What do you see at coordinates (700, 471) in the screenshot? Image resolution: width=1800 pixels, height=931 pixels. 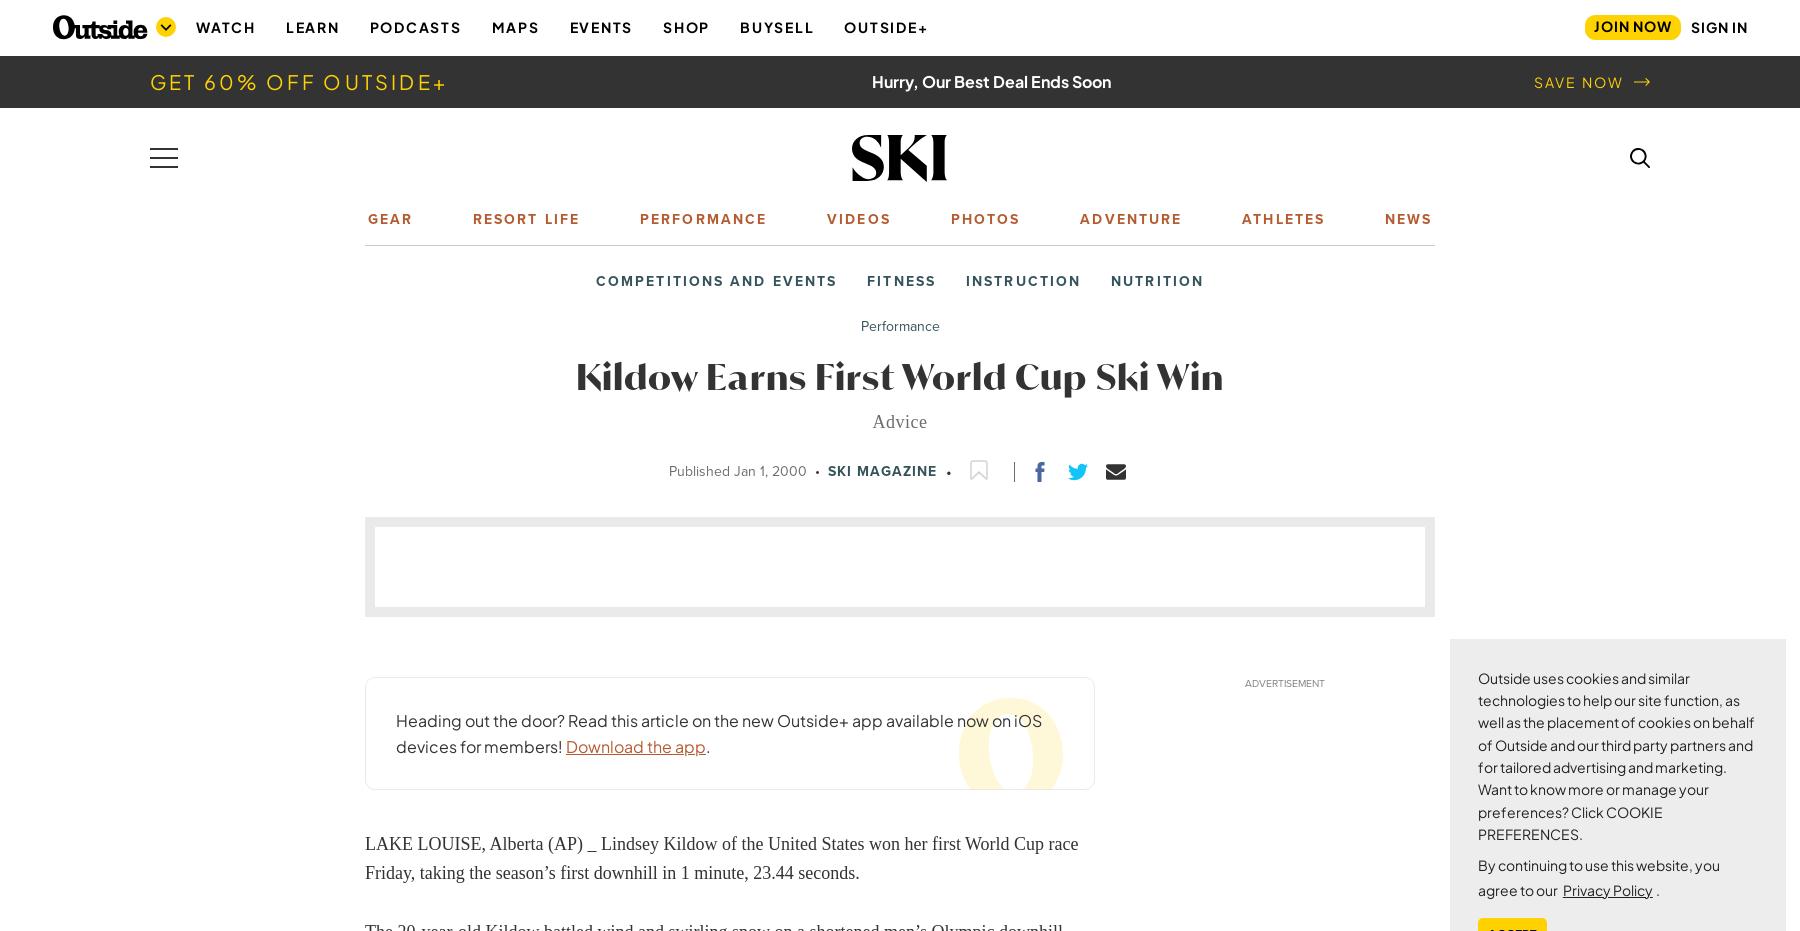 I see `'Published'` at bounding box center [700, 471].